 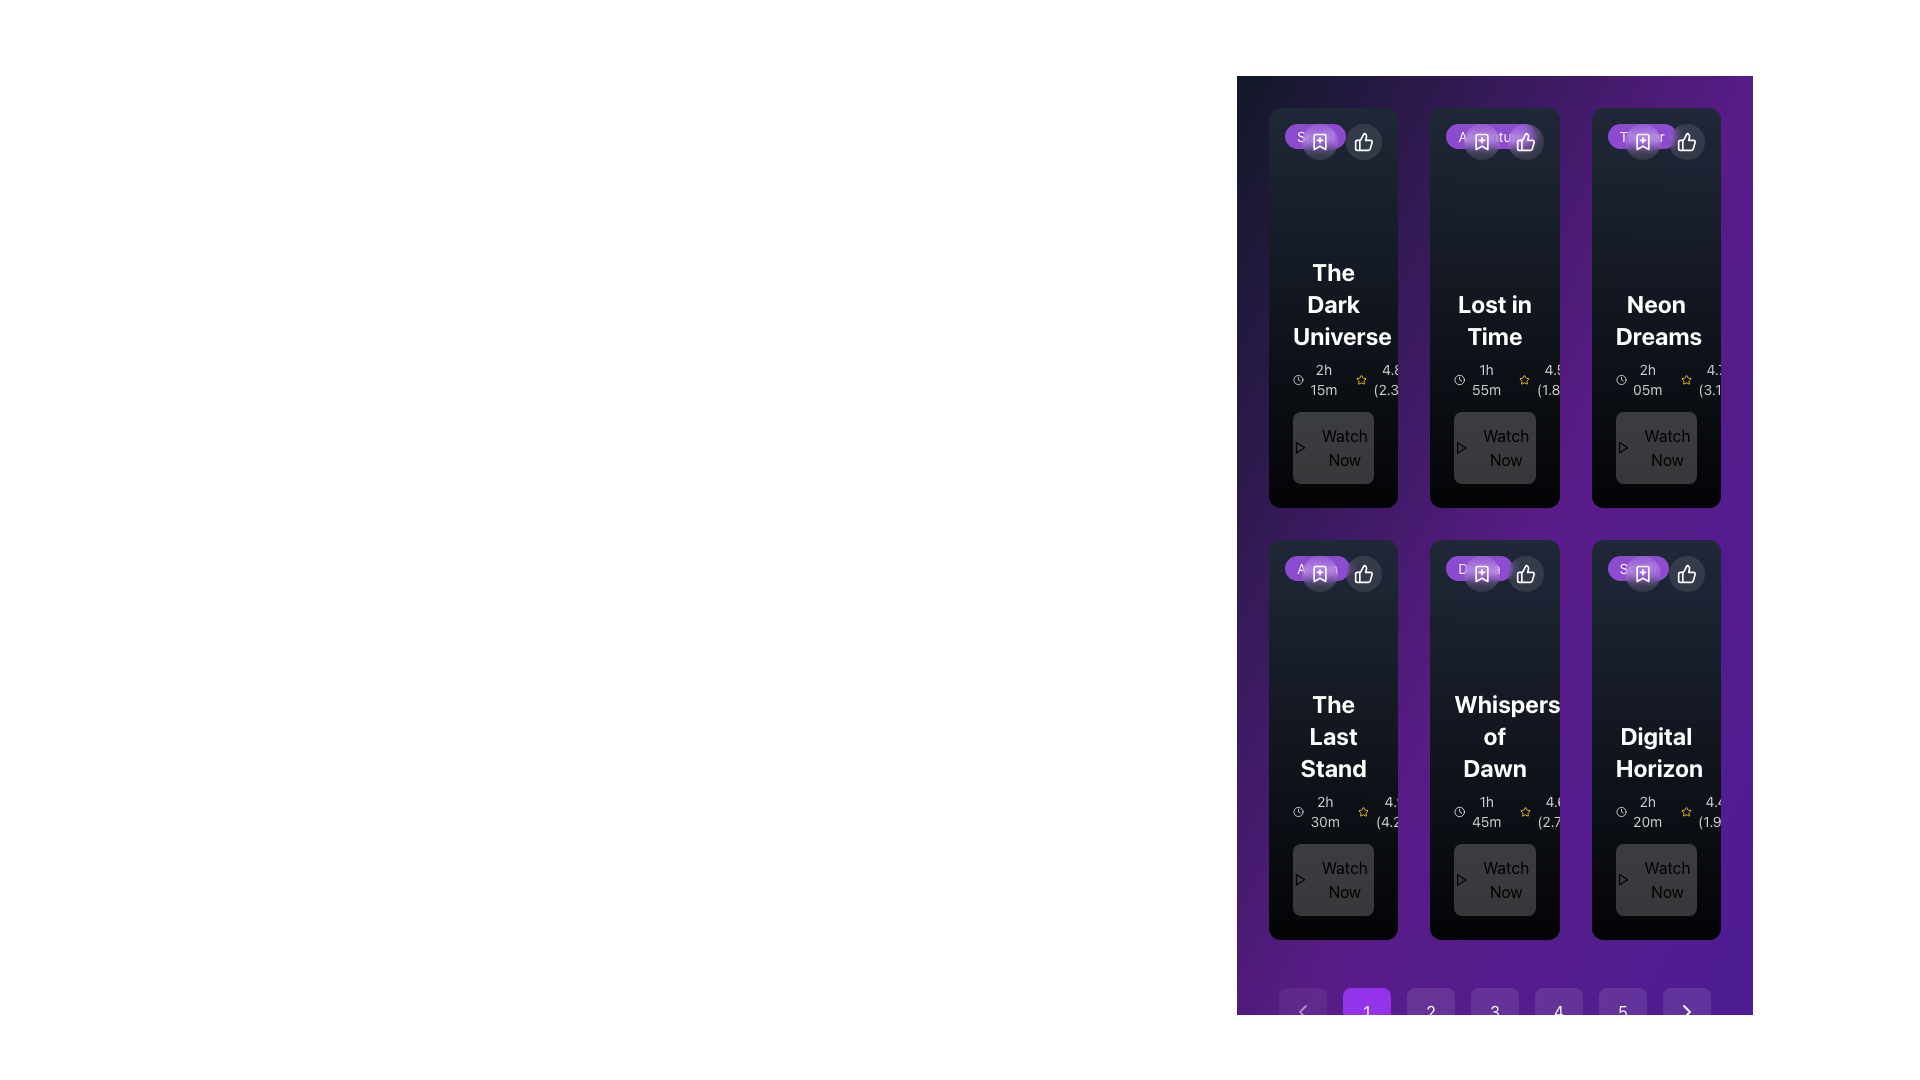 What do you see at coordinates (1459, 380) in the screenshot?
I see `the graphical clock icon located in the 'Lost in Time' card, which has a minimalist design and is positioned to the left of the duration text '1h 55m'` at bounding box center [1459, 380].